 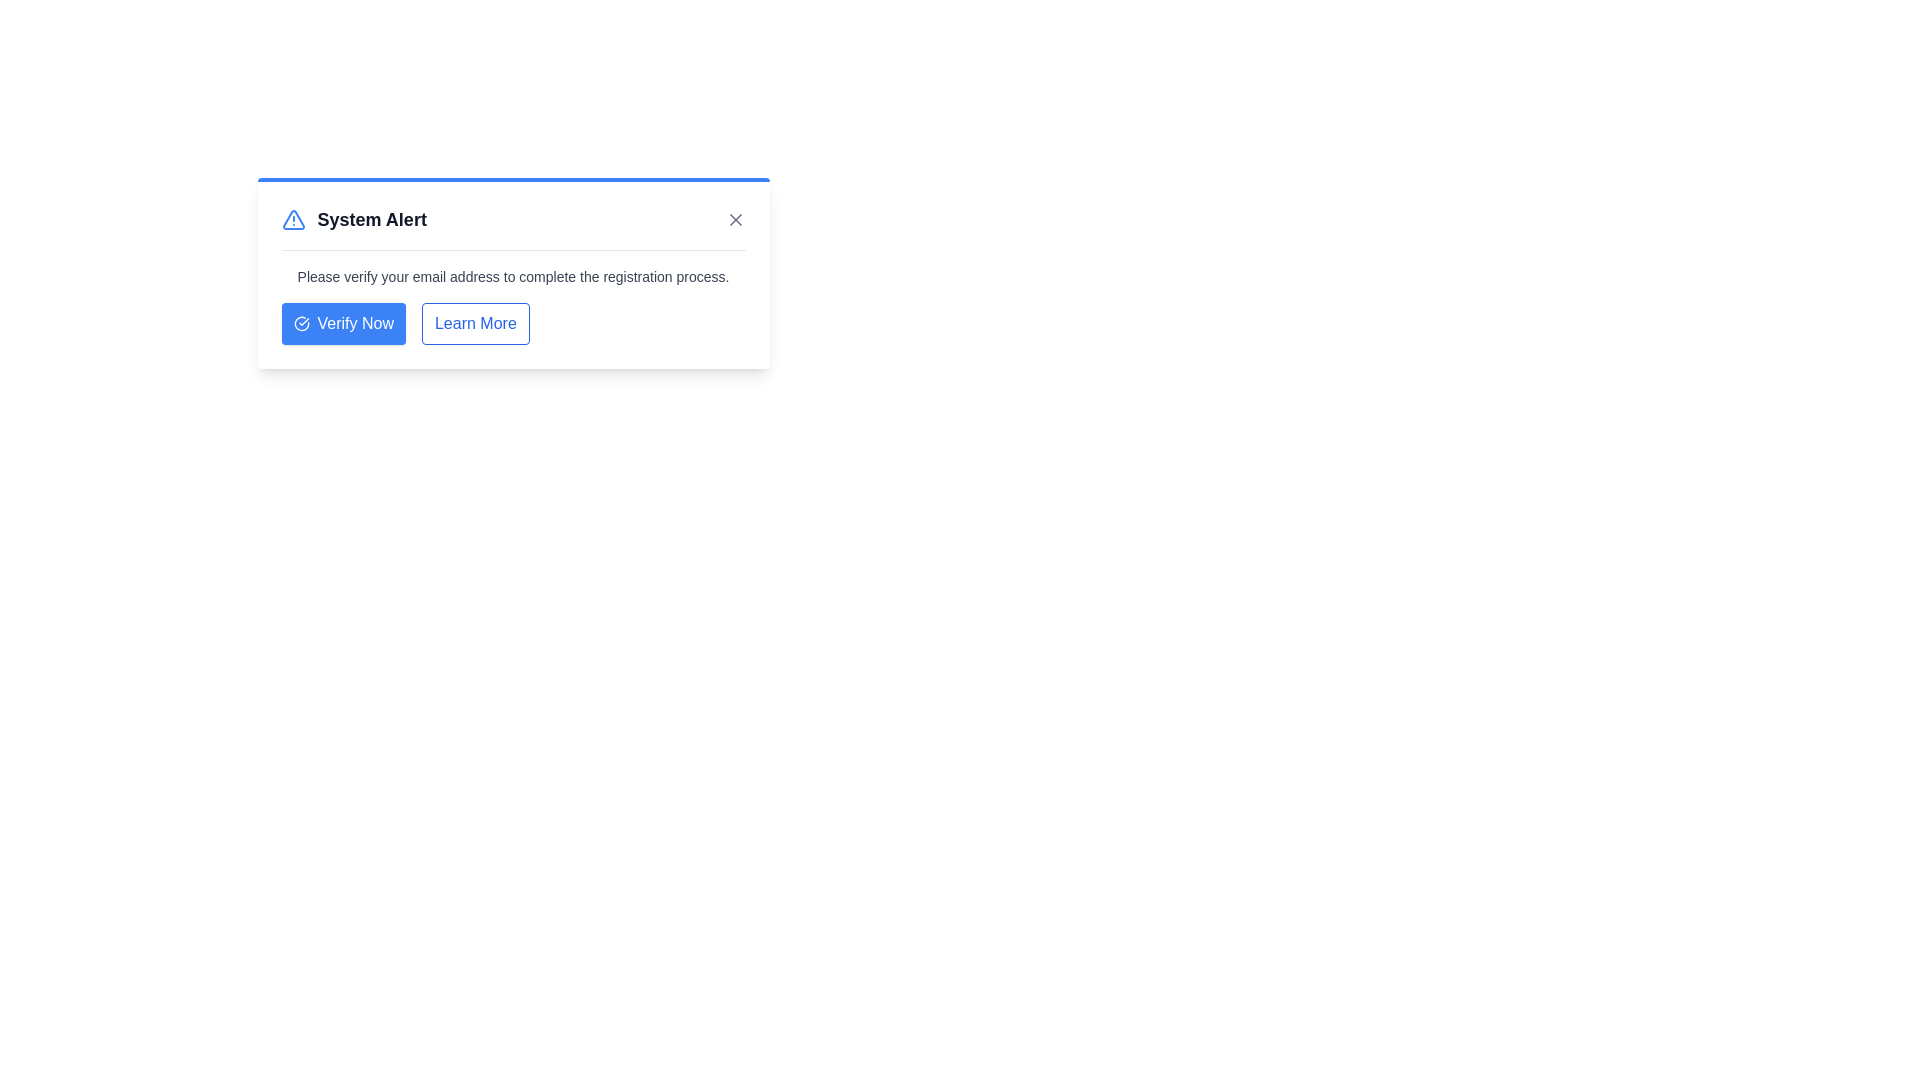 What do you see at coordinates (734, 219) in the screenshot?
I see `the close button to dismiss the notification` at bounding box center [734, 219].